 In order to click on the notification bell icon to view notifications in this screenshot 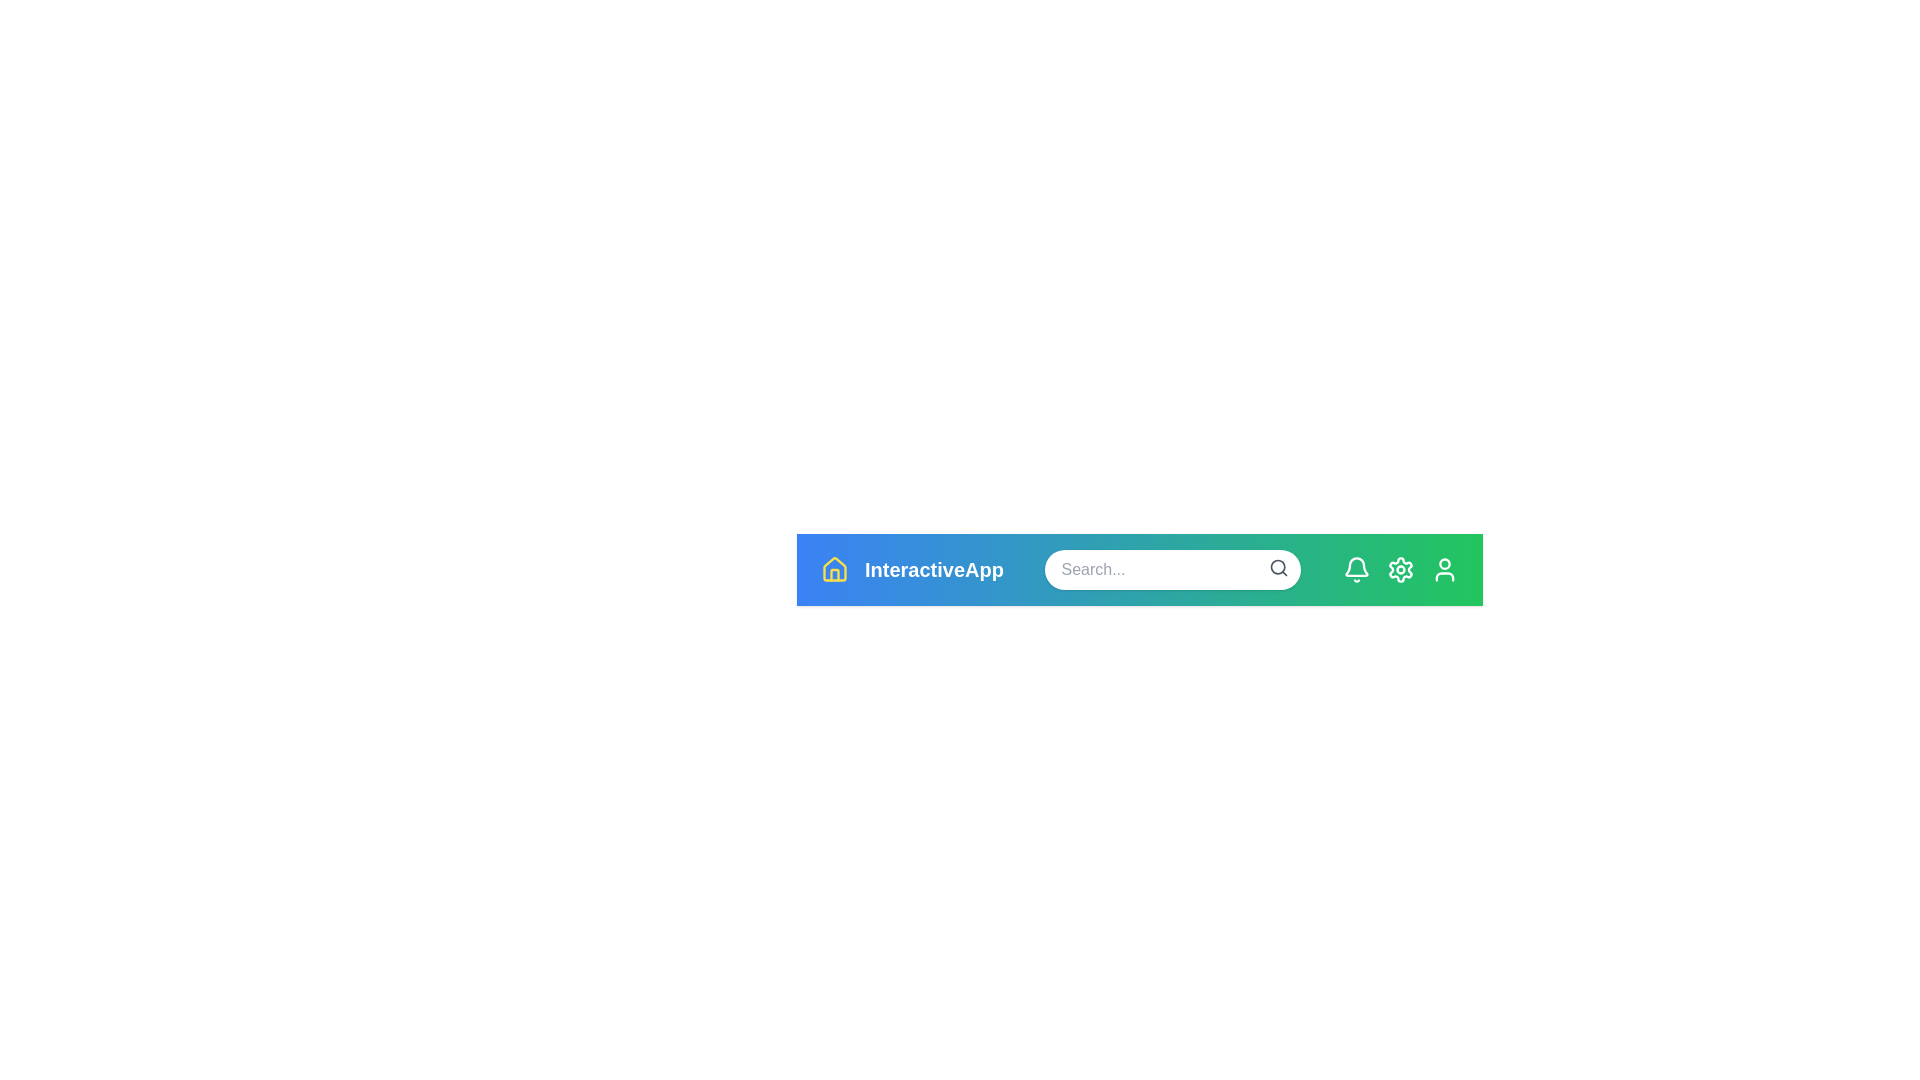, I will do `click(1357, 570)`.